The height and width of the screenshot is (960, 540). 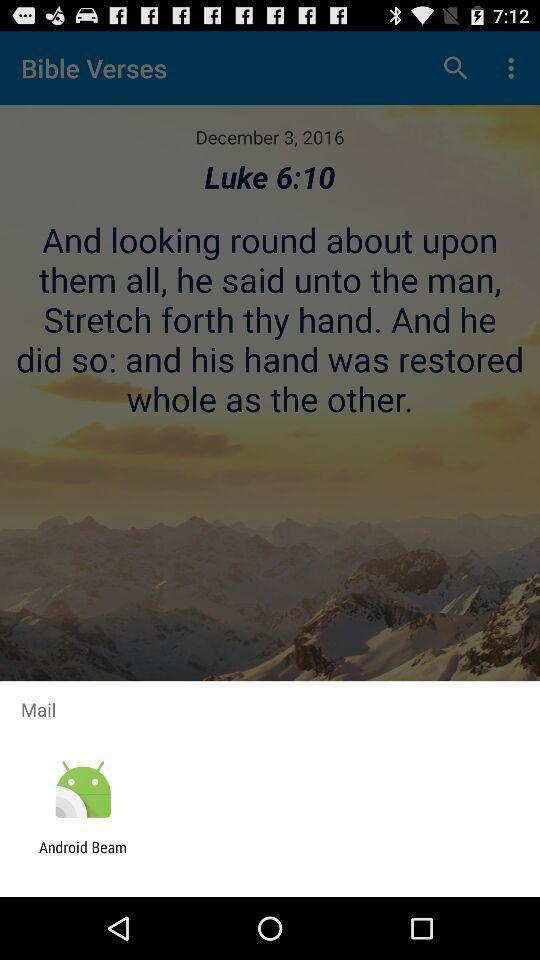 What do you see at coordinates (82, 790) in the screenshot?
I see `the item below the mail icon` at bounding box center [82, 790].